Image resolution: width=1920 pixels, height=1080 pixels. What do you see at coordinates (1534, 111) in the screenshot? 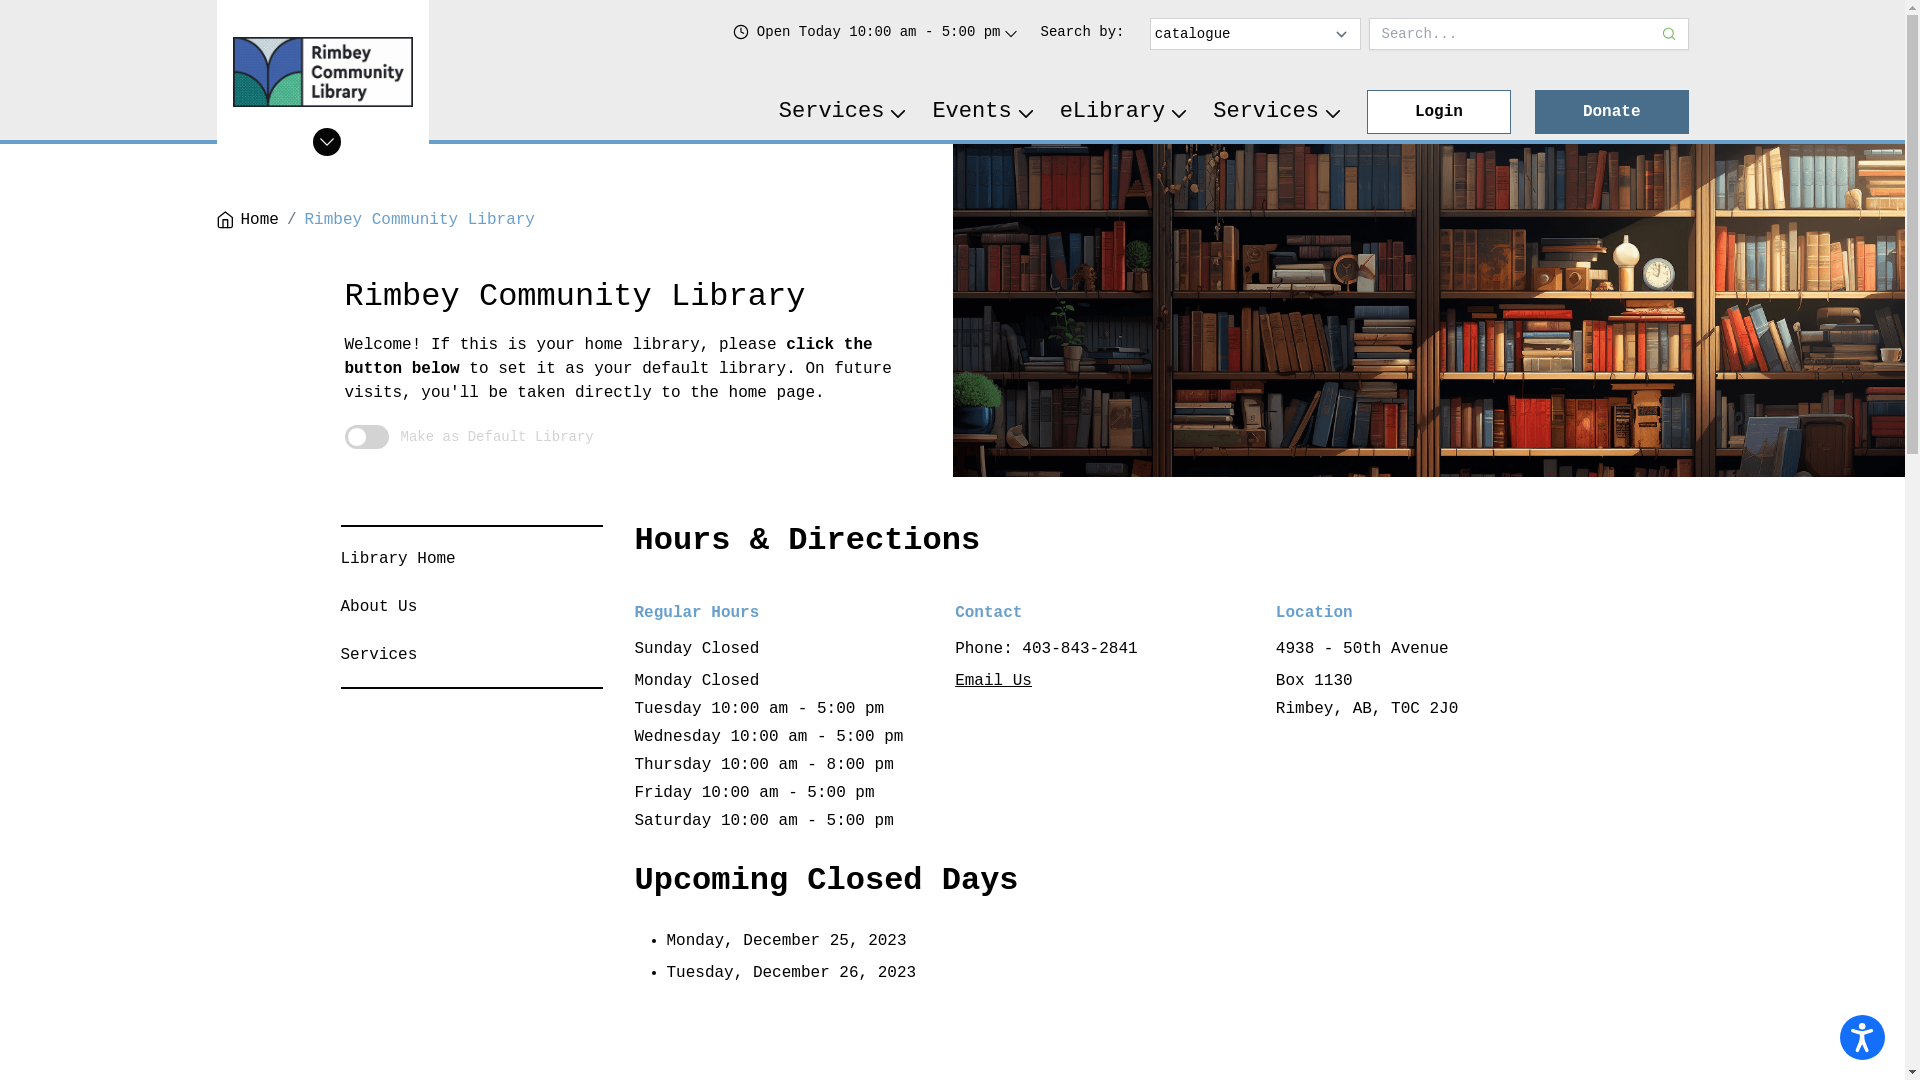
I see `'Donate'` at bounding box center [1534, 111].